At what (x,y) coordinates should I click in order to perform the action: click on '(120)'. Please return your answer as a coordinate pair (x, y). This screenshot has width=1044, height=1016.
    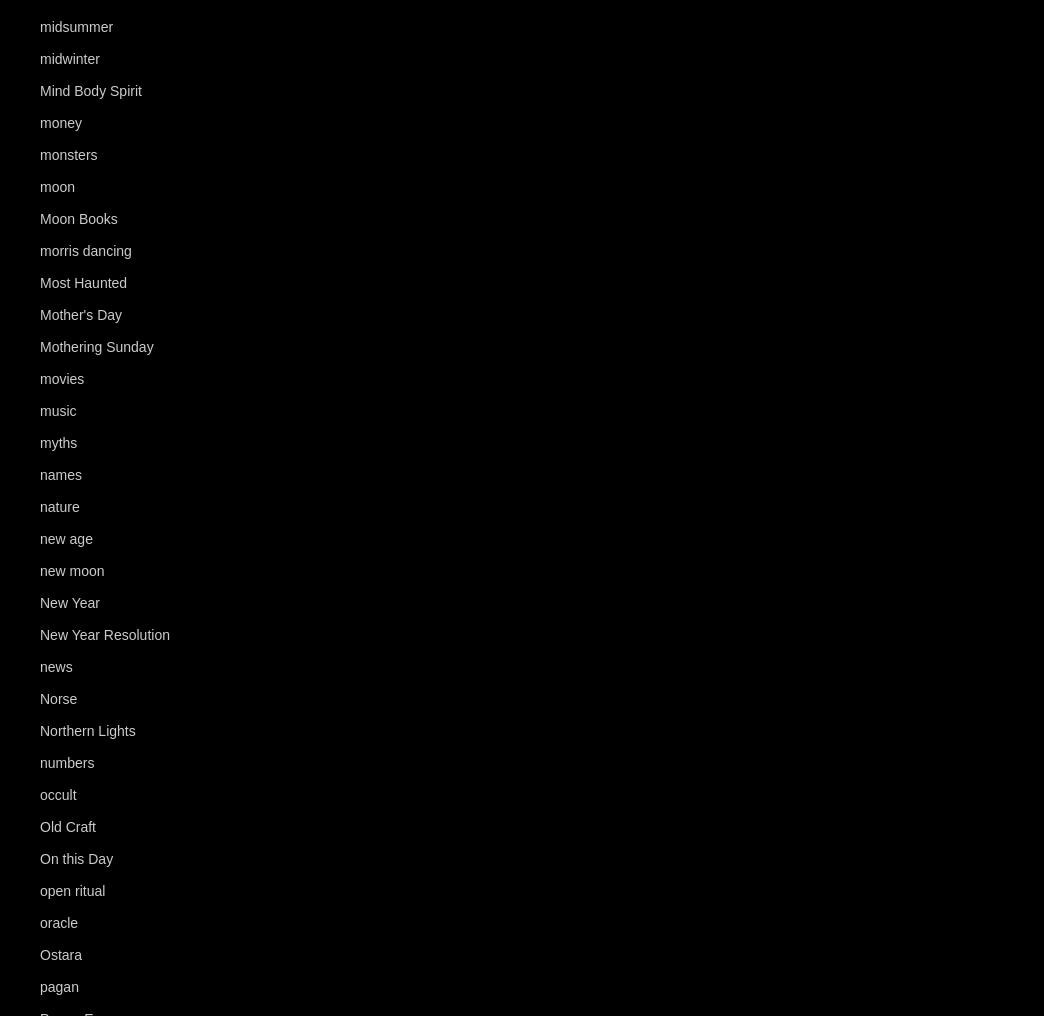
    Looking at the image, I should click on (124, 890).